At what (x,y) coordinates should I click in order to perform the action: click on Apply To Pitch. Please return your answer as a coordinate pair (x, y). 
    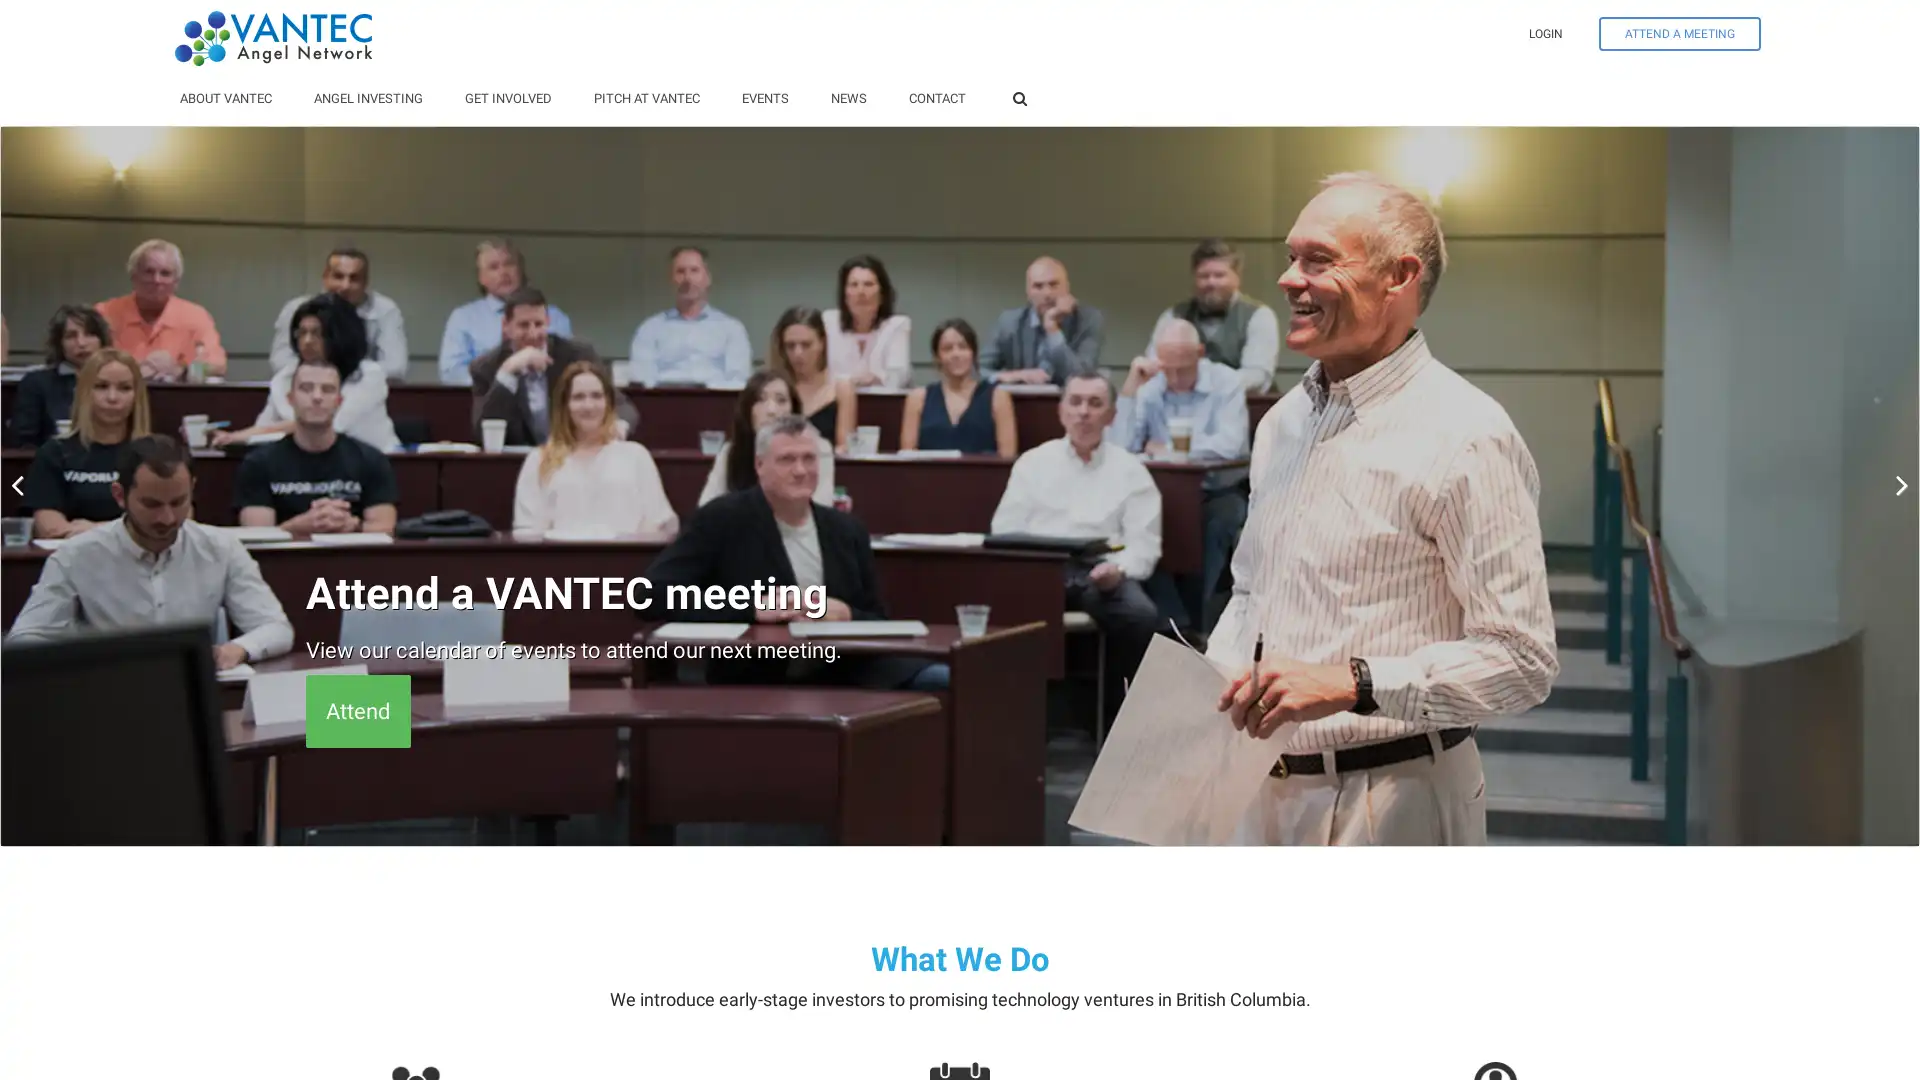
    Looking at the image, I should click on (394, 710).